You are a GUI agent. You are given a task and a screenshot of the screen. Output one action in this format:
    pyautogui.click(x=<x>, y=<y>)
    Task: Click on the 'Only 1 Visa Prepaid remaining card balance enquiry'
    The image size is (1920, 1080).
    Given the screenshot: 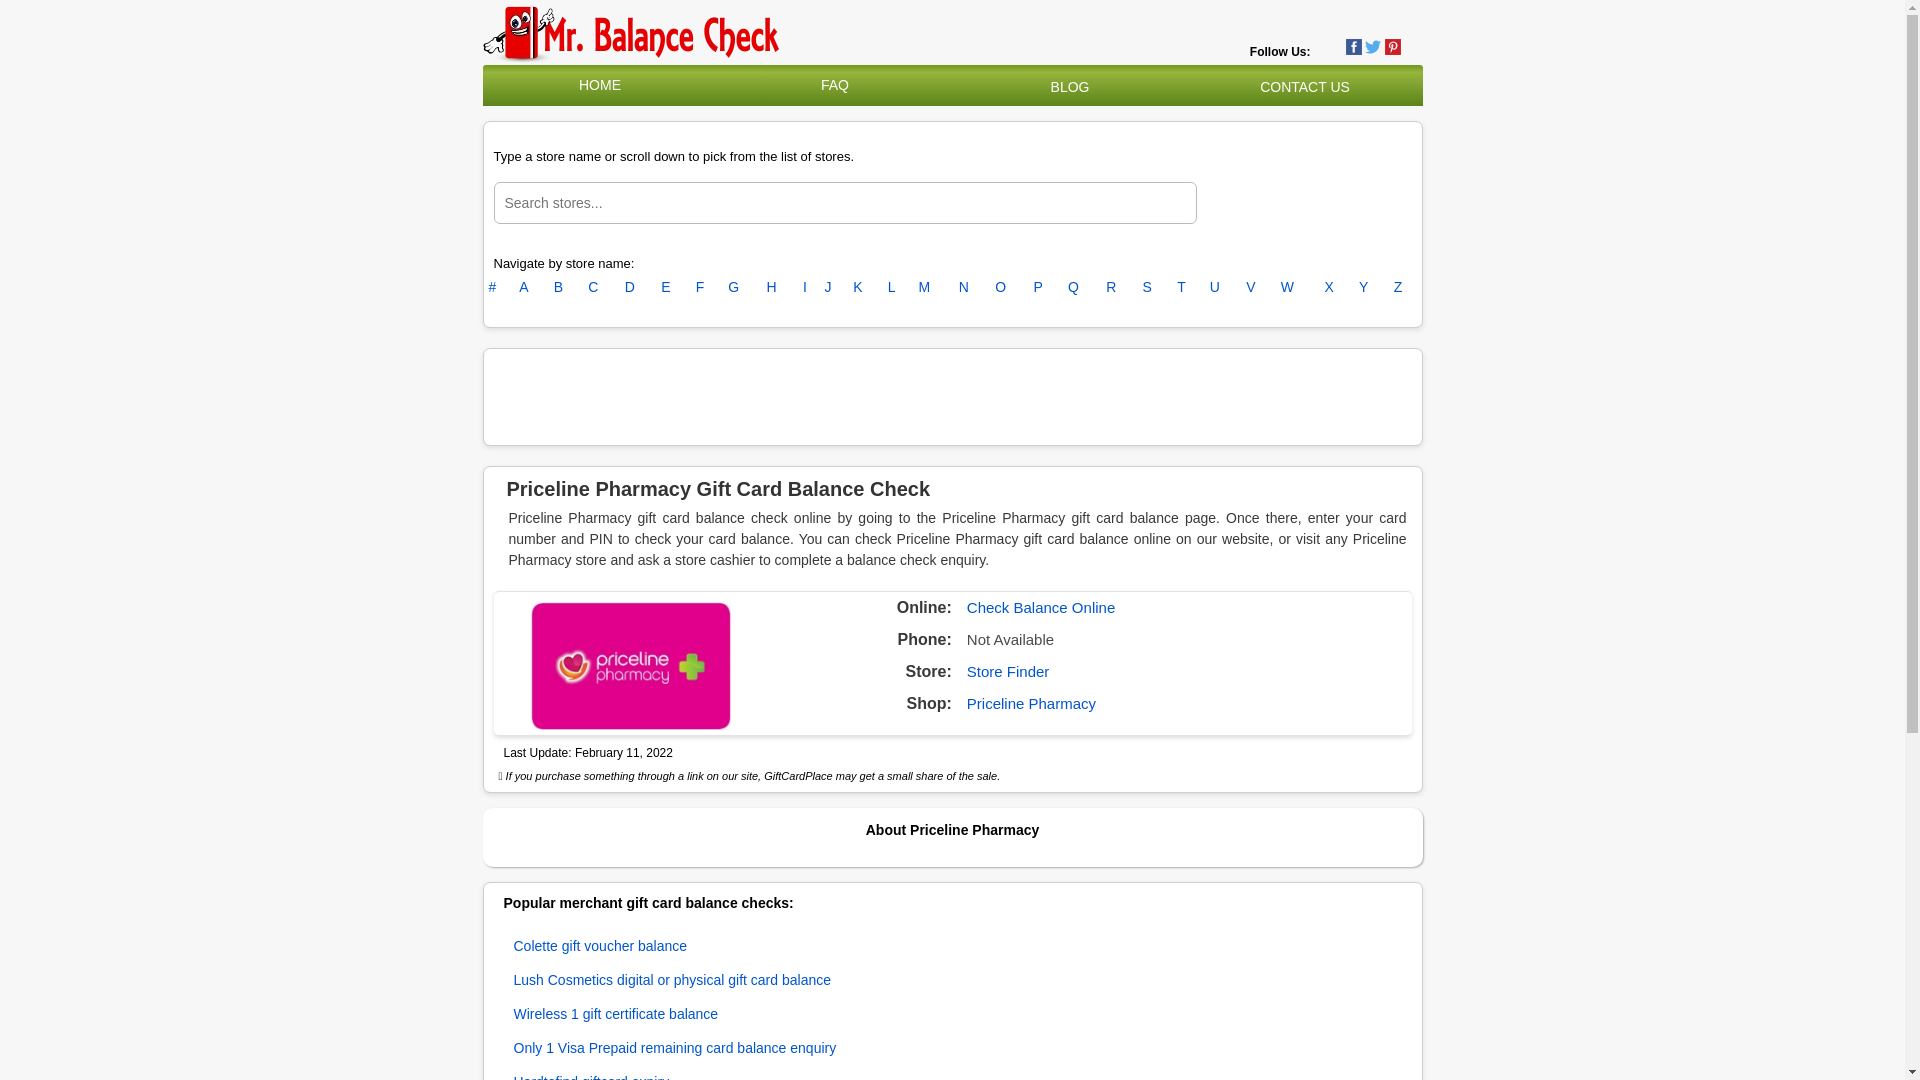 What is the action you would take?
    pyautogui.click(x=675, y=1047)
    